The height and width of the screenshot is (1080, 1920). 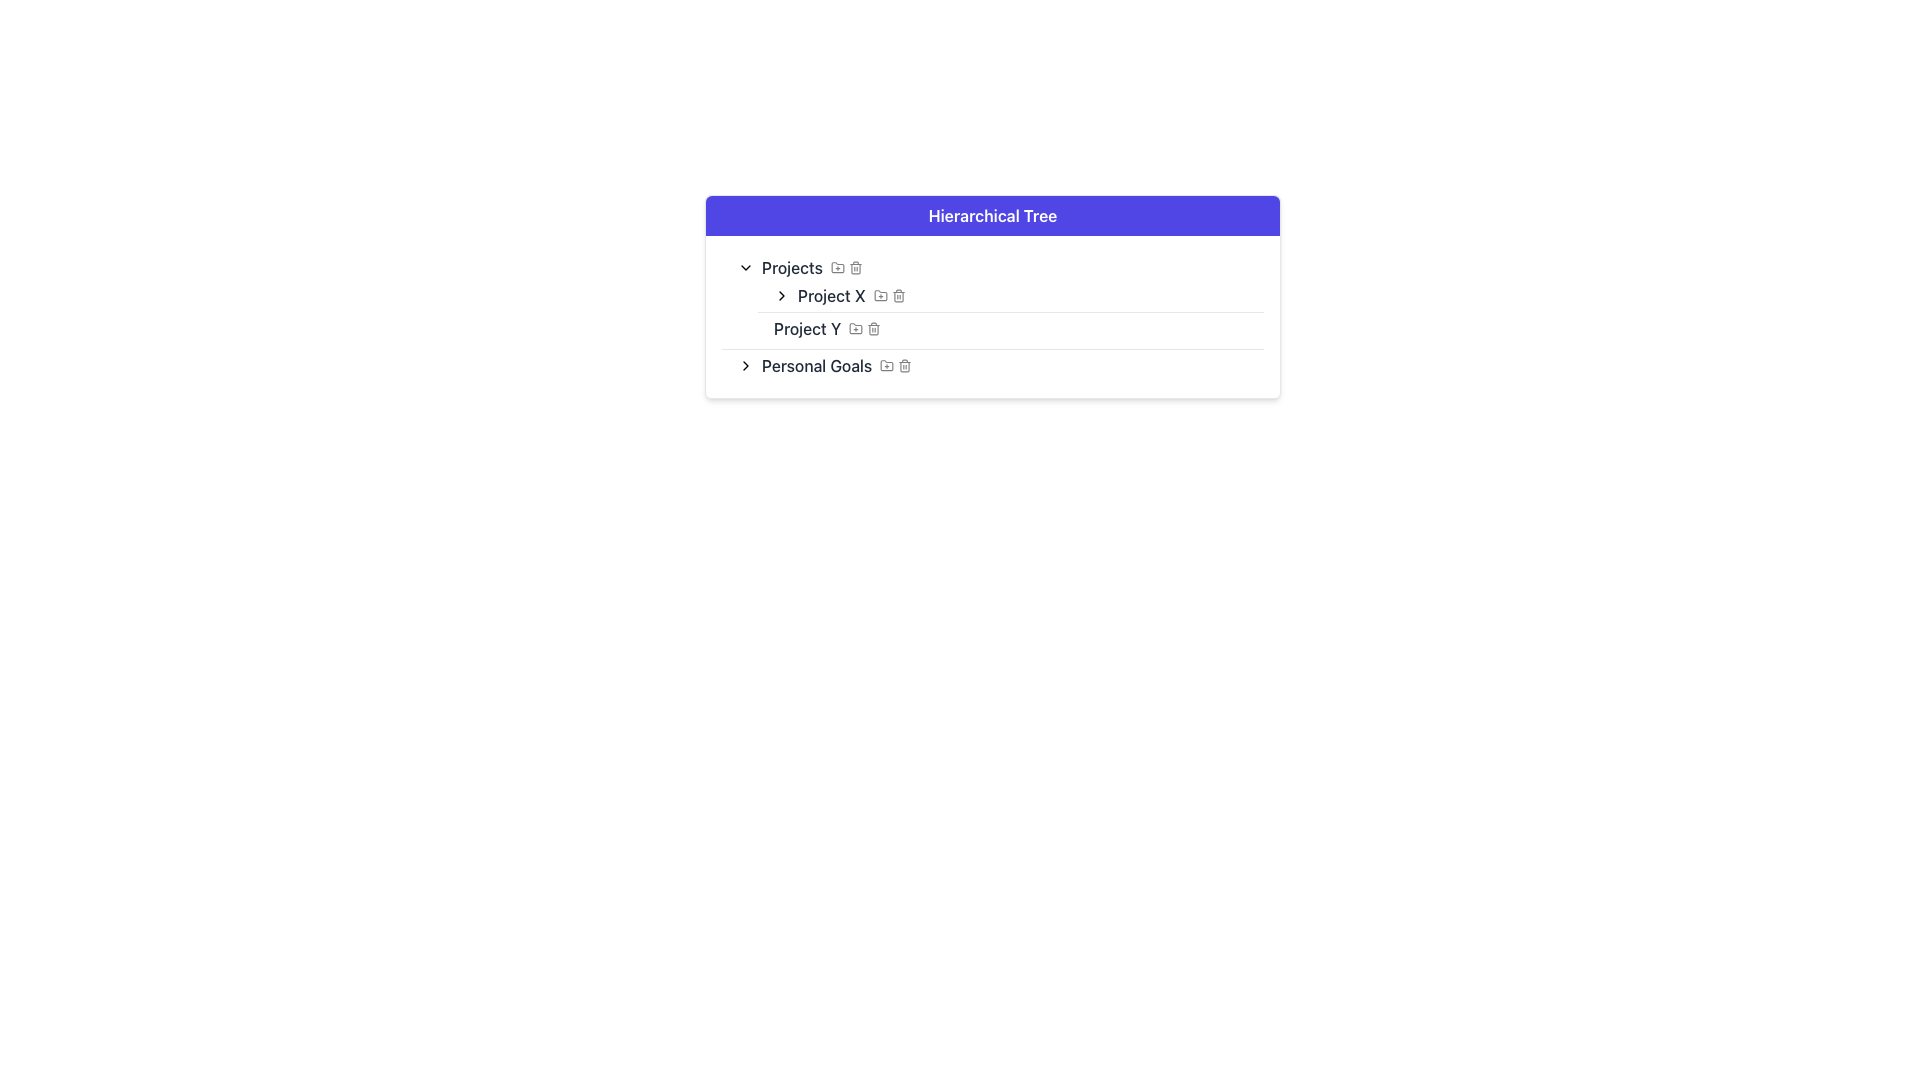 What do you see at coordinates (846, 266) in the screenshot?
I see `the add folder icon in the Icon Group located to the right of the 'Projects' text in the header of the hierarchical tree structure` at bounding box center [846, 266].